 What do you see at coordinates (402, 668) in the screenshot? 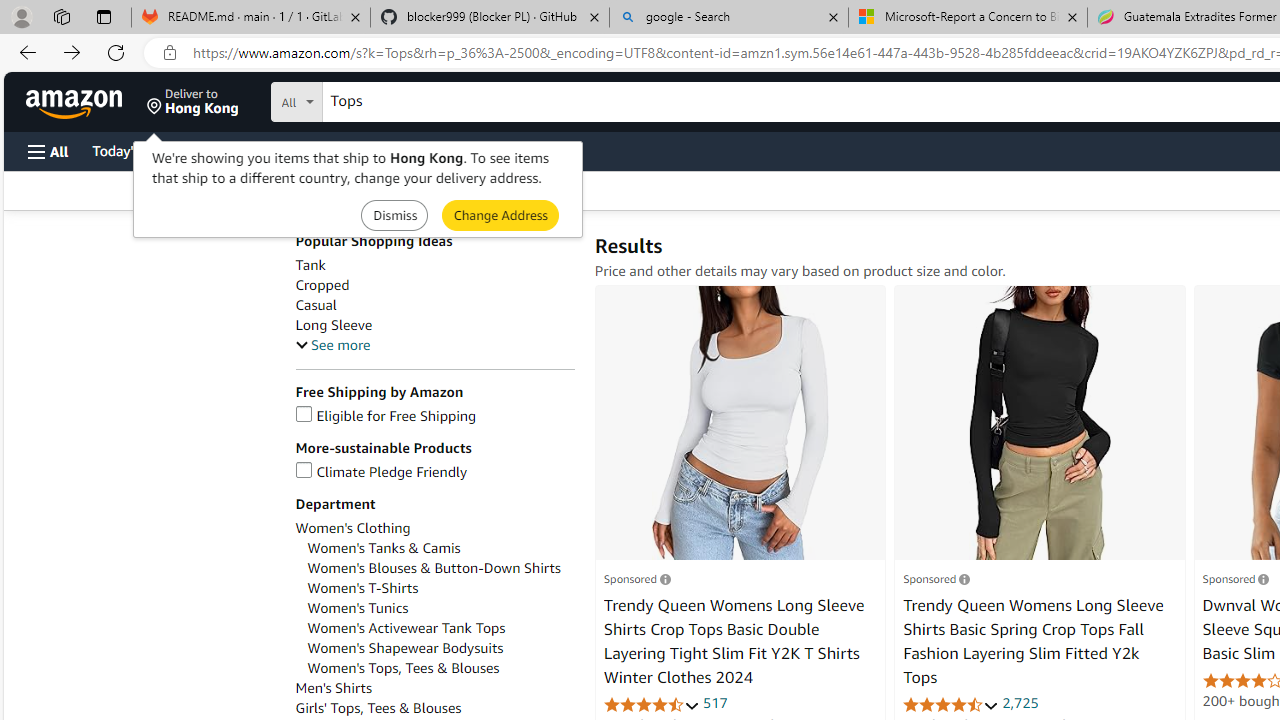
I see `'Women'` at bounding box center [402, 668].